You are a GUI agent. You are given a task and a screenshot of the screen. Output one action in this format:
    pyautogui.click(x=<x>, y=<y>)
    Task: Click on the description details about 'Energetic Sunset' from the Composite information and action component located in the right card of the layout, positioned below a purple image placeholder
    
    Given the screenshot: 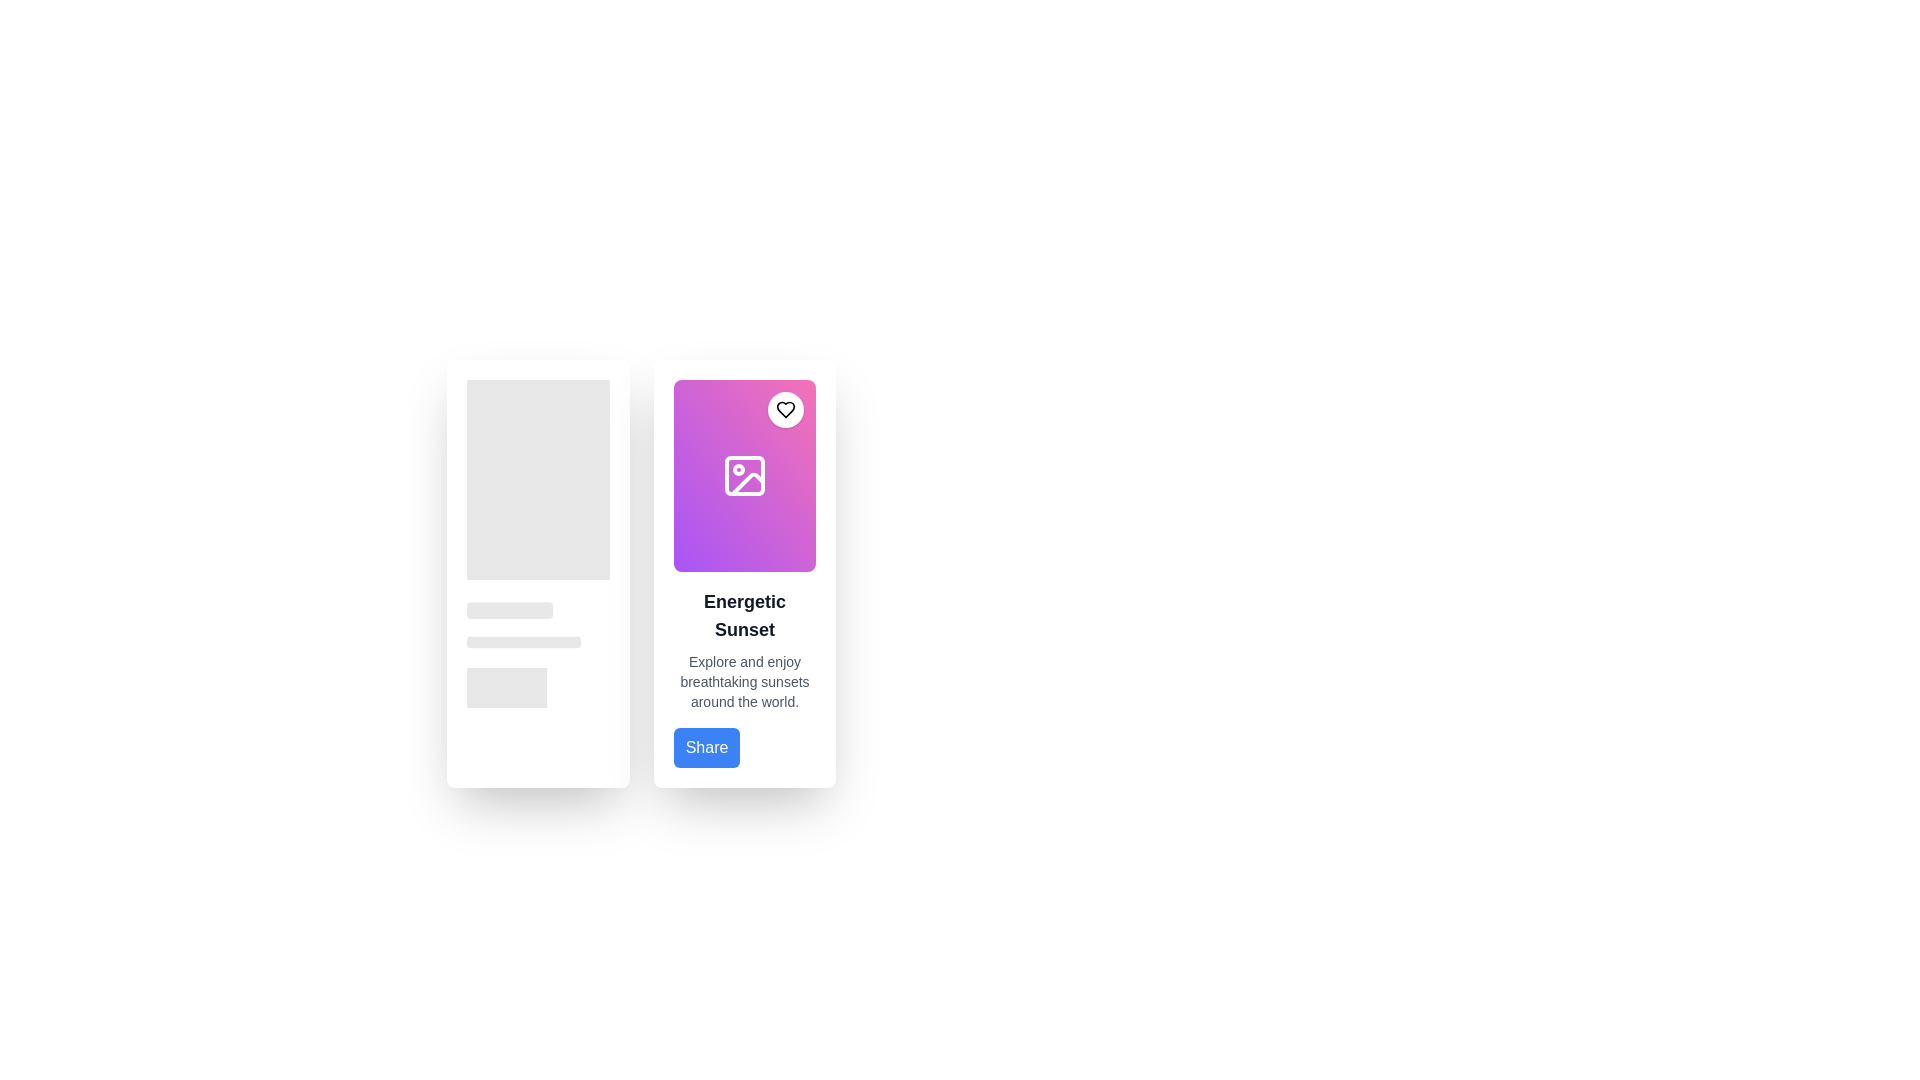 What is the action you would take?
    pyautogui.click(x=743, y=677)
    